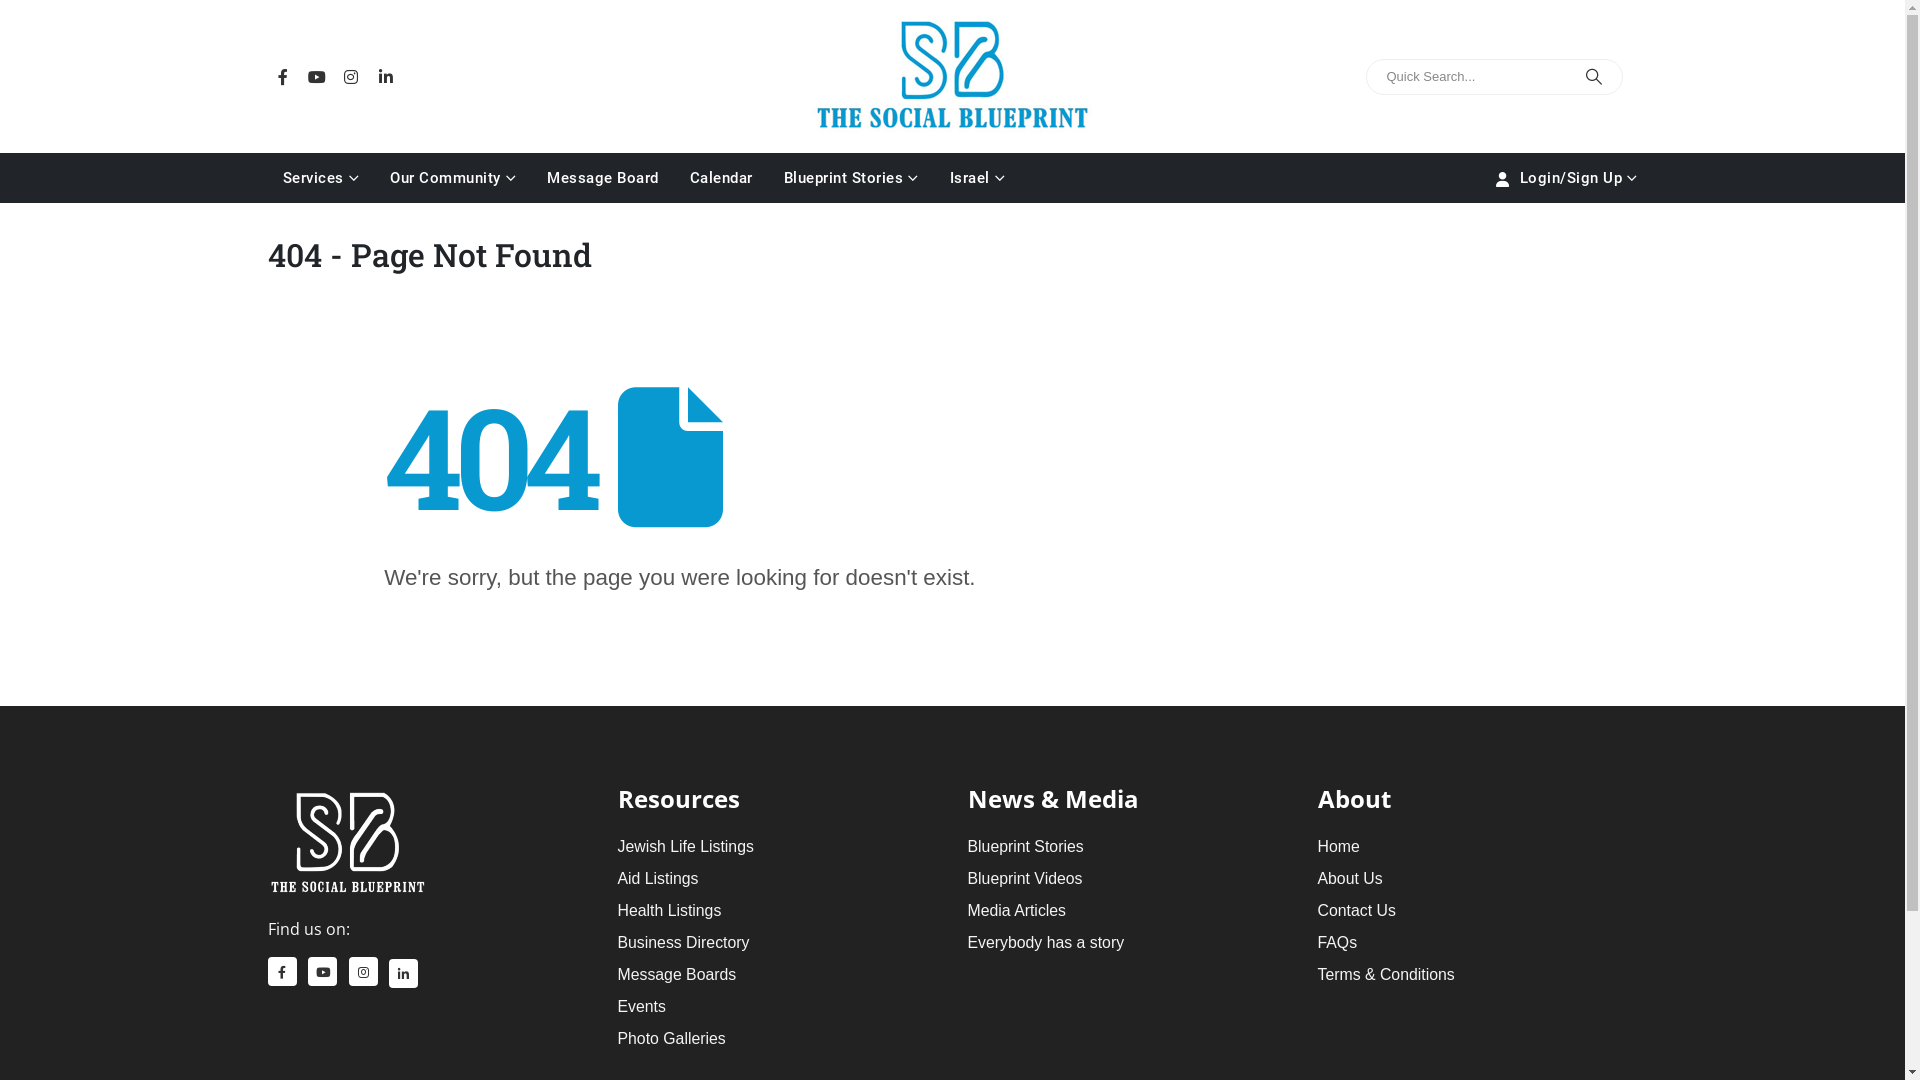 This screenshot has width=1920, height=1080. What do you see at coordinates (321, 176) in the screenshot?
I see `'Services'` at bounding box center [321, 176].